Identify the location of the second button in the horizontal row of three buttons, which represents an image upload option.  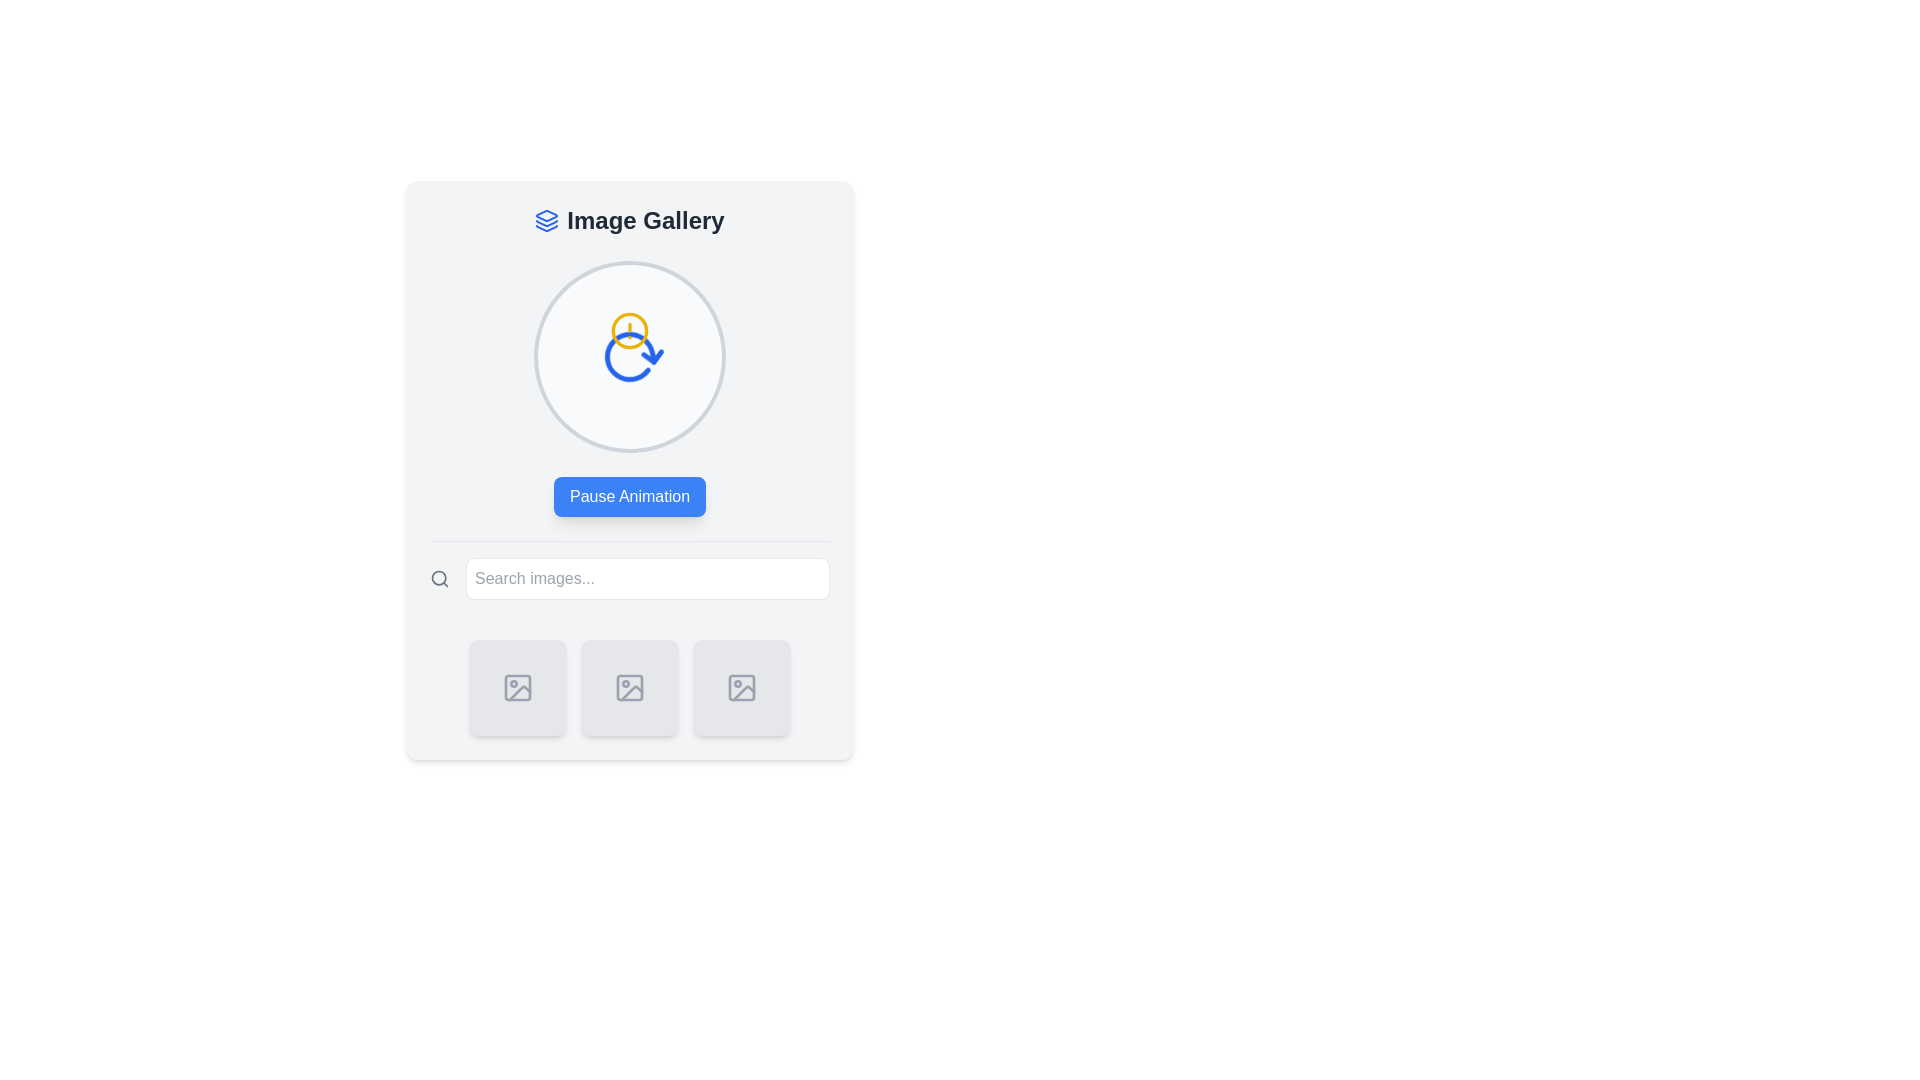
(628, 686).